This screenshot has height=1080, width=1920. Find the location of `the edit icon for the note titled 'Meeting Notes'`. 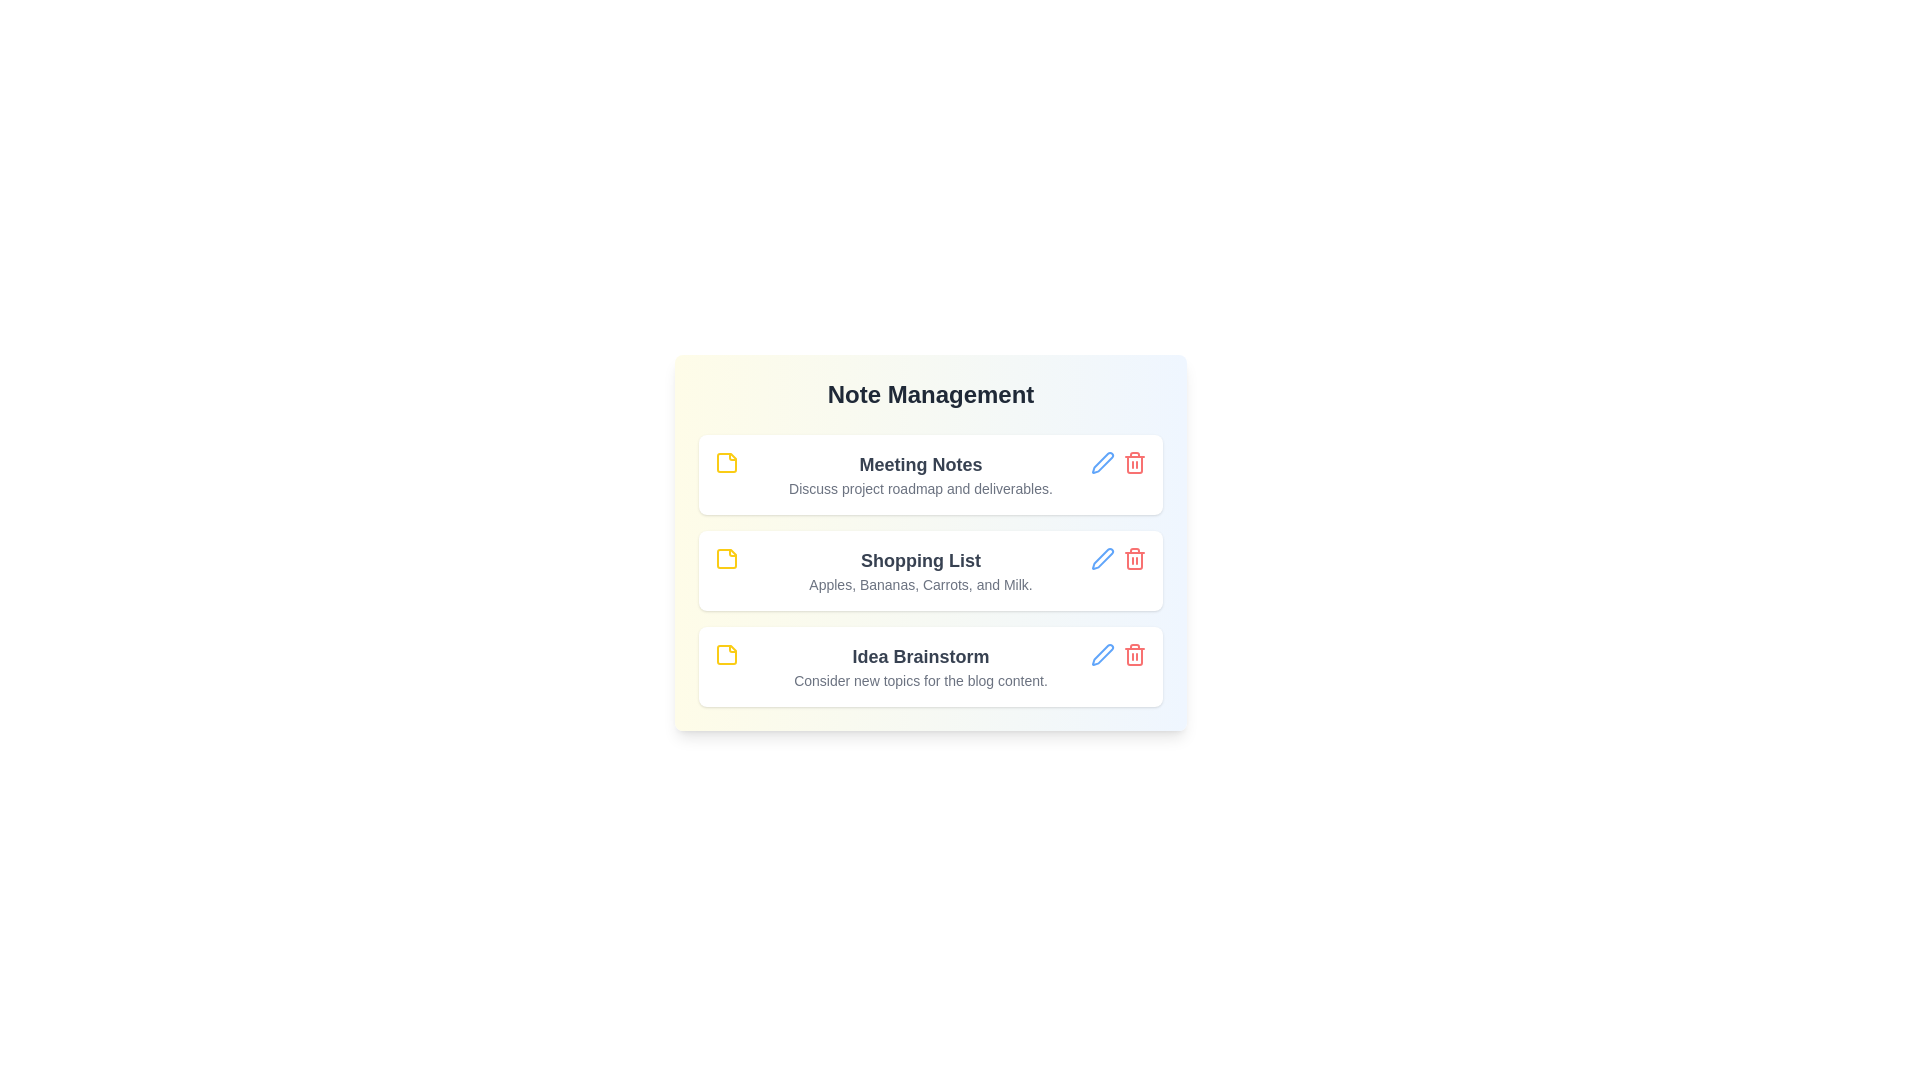

the edit icon for the note titled 'Meeting Notes' is located at coordinates (1102, 462).